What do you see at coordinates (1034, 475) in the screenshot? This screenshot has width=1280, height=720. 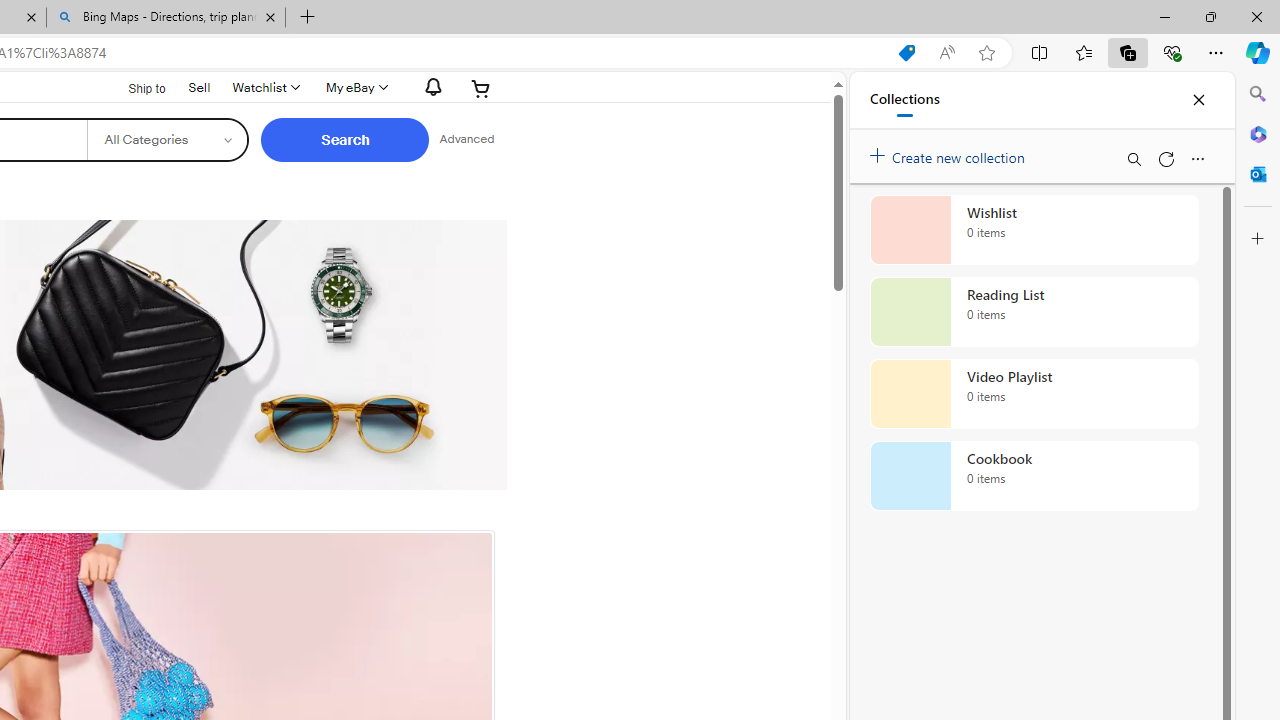 I see `'Cookbook collection, 0 items'` at bounding box center [1034, 475].